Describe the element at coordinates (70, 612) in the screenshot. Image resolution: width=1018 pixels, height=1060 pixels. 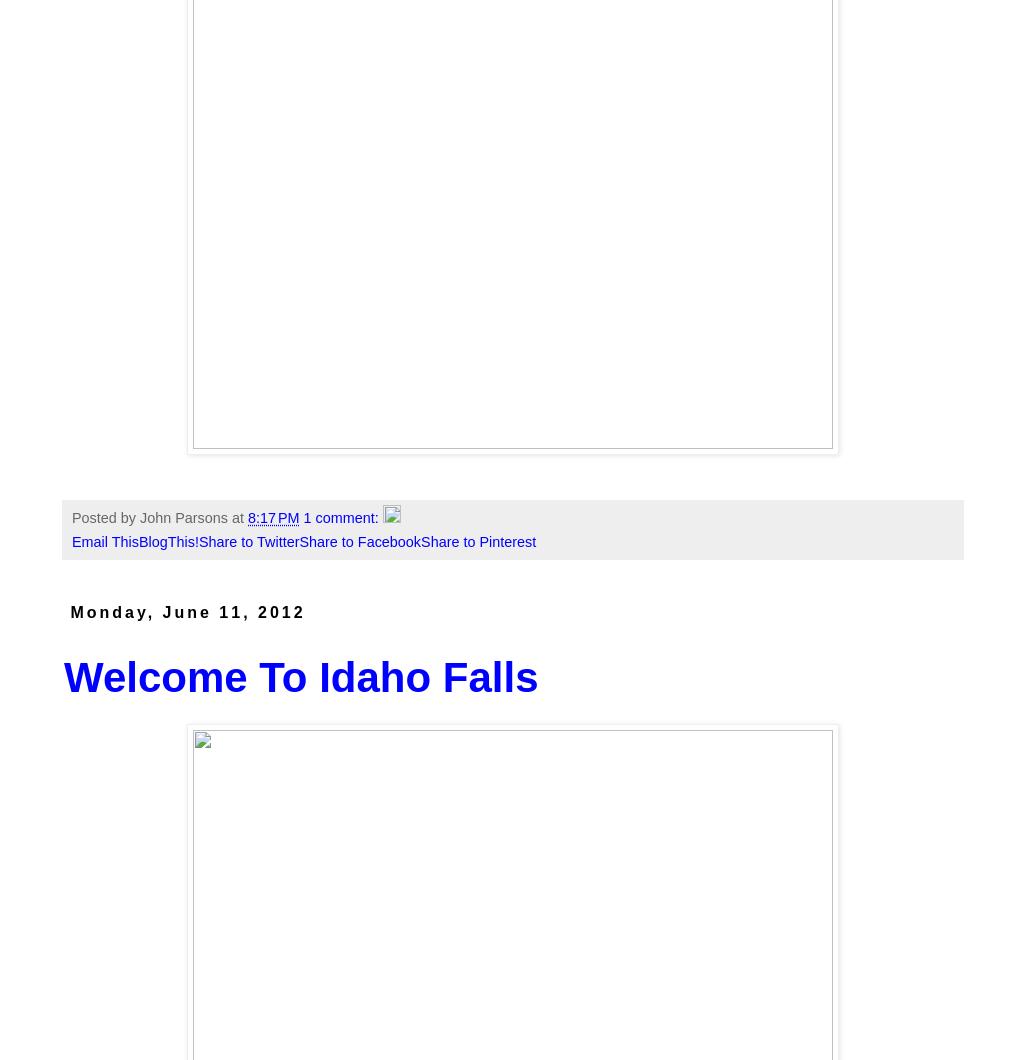
I see `'Monday, June 11, 2012'` at that location.